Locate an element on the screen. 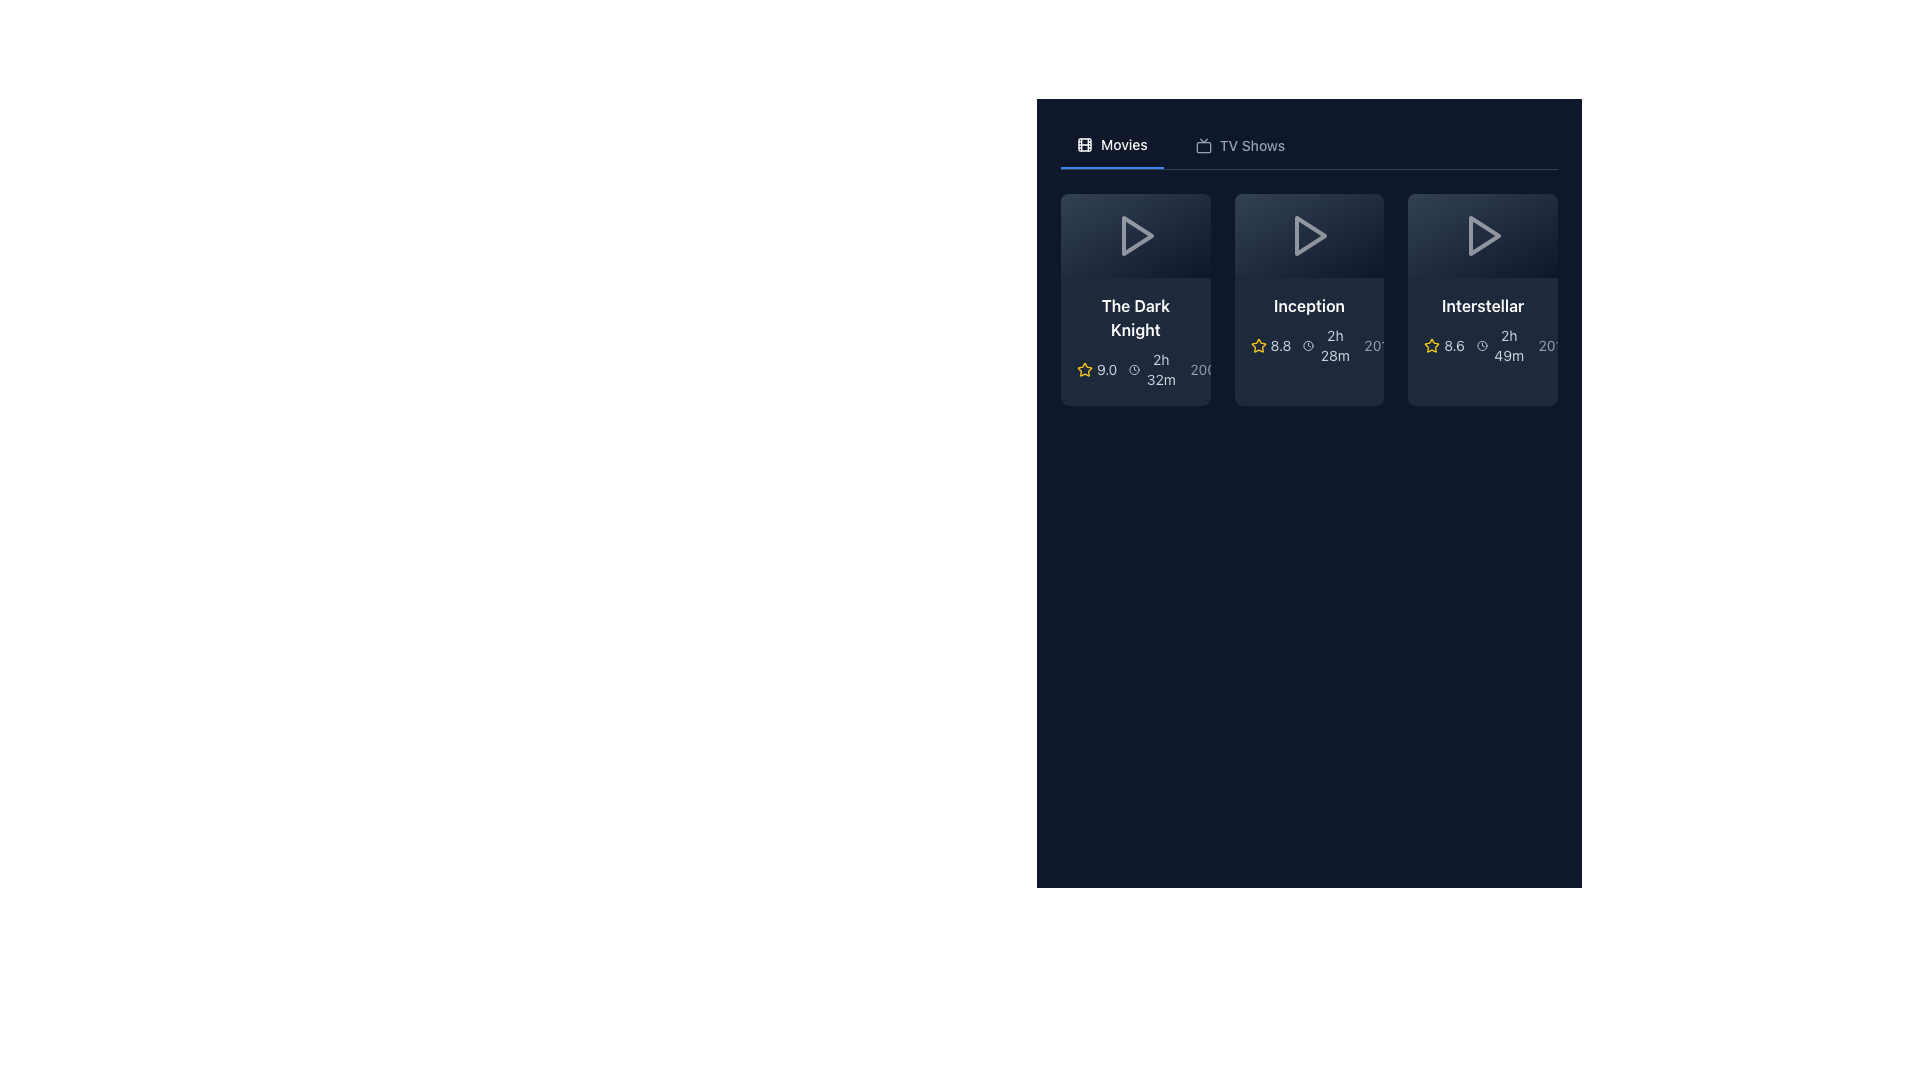 The height and width of the screenshot is (1080, 1920). the static text displaying the year '2010' located at the bottom-right corner of the 'Inception' movie card, if interactive features are added is located at coordinates (1379, 345).